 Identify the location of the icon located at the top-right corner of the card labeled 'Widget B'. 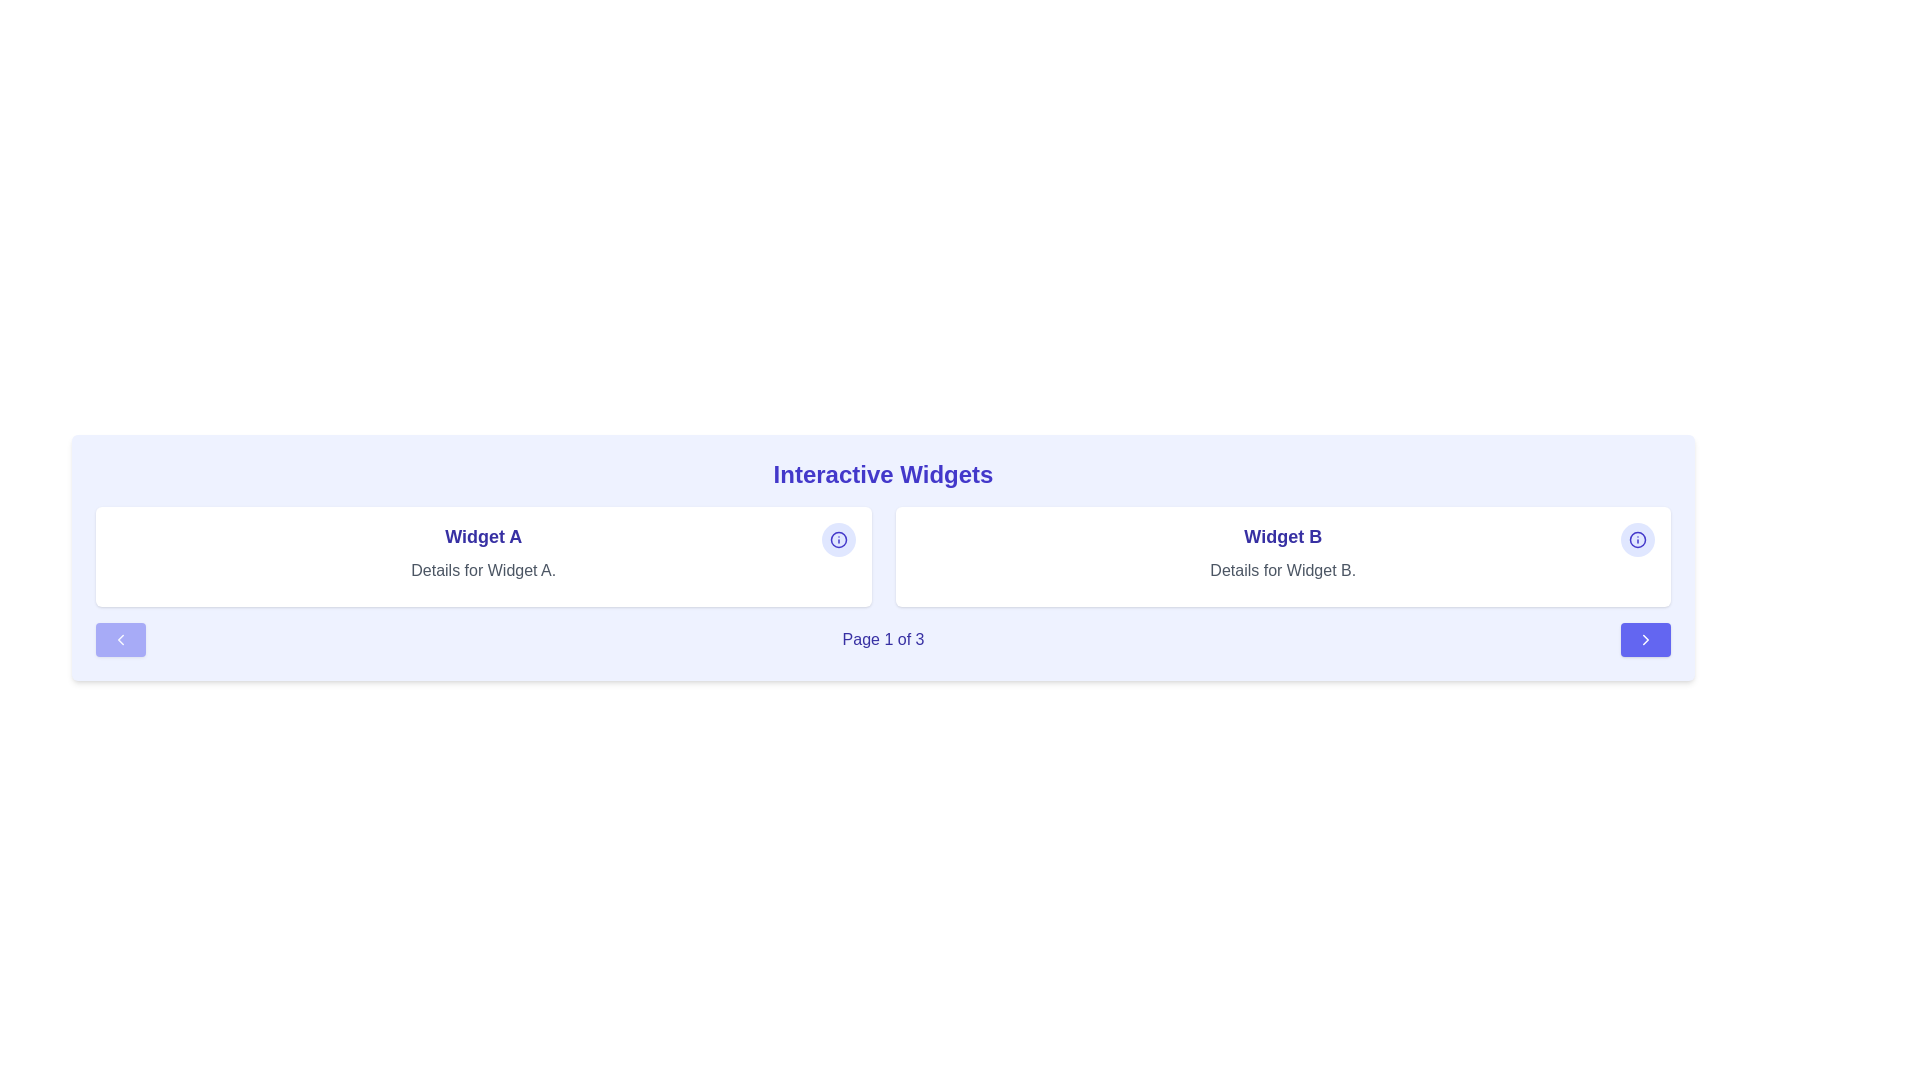
(838, 540).